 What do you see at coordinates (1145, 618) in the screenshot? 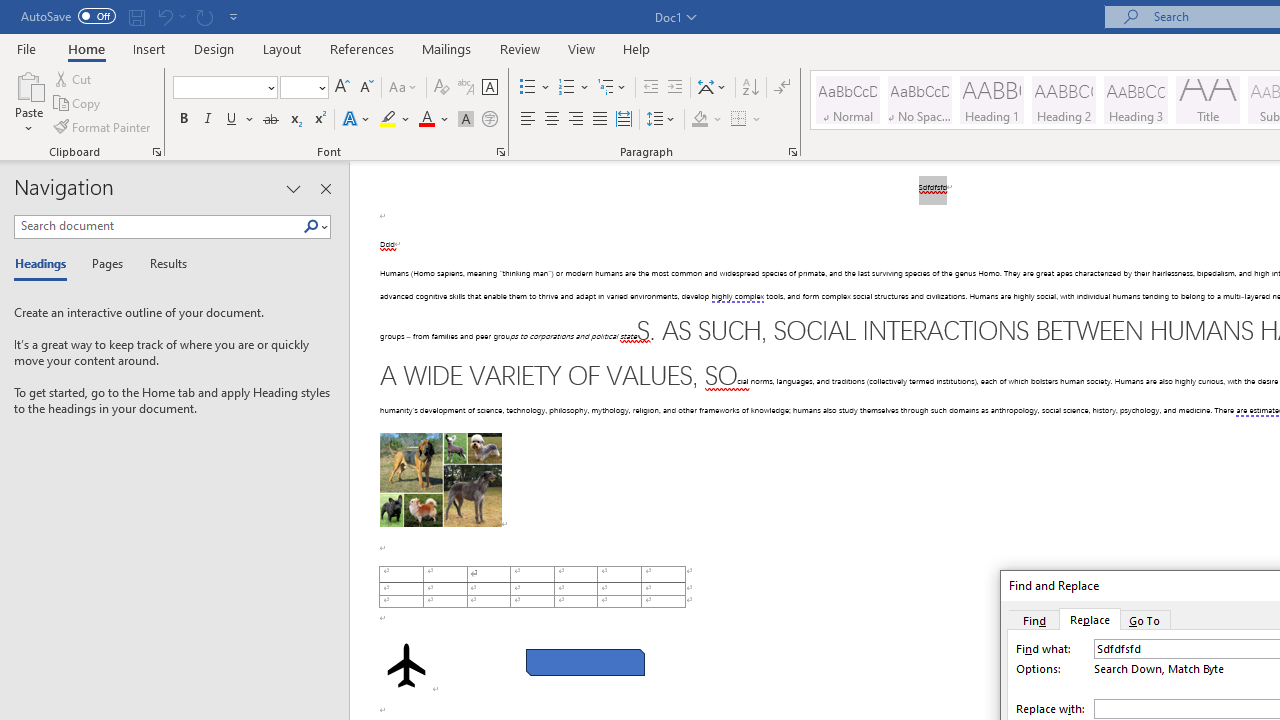
I see `'Go To'` at bounding box center [1145, 618].